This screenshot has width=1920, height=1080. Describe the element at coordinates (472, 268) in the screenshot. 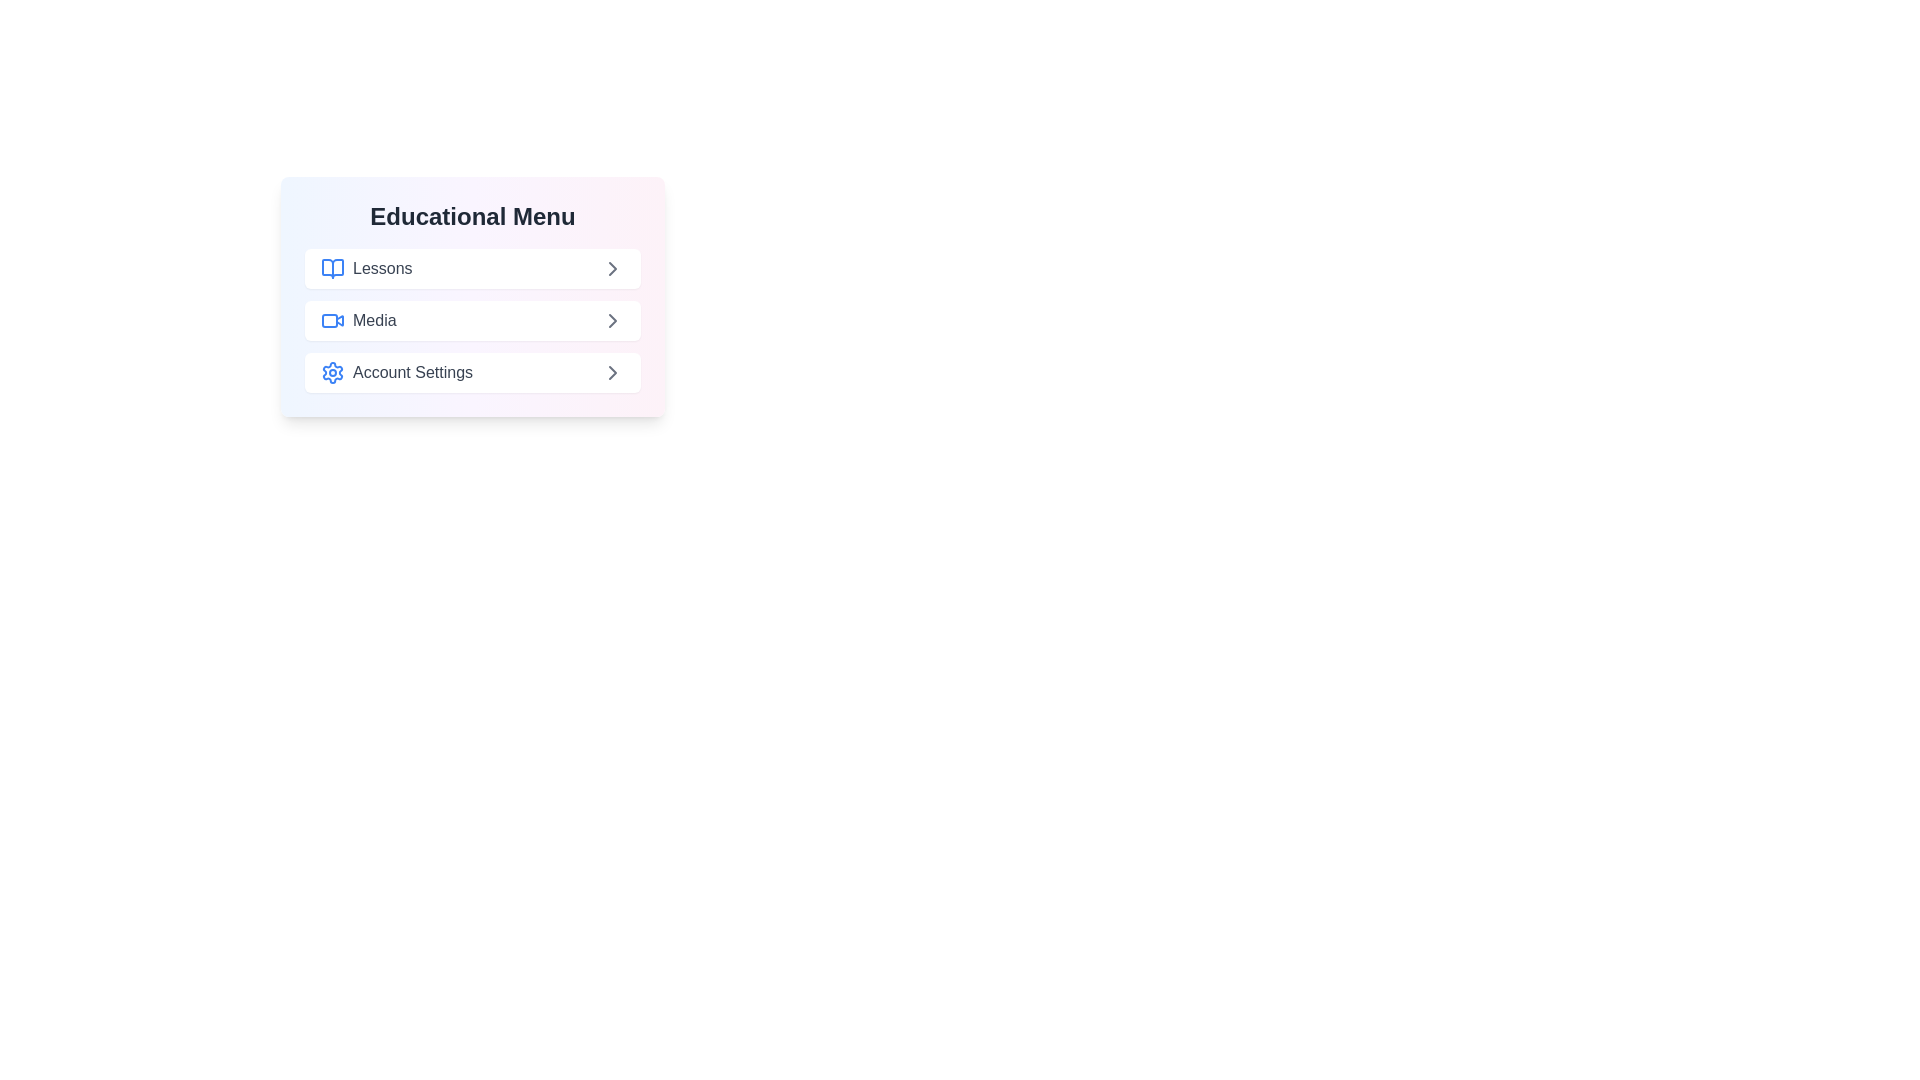

I see `the 'Lessons' button, which is the first item in the educational menu stack, to provide visual feedback` at that location.